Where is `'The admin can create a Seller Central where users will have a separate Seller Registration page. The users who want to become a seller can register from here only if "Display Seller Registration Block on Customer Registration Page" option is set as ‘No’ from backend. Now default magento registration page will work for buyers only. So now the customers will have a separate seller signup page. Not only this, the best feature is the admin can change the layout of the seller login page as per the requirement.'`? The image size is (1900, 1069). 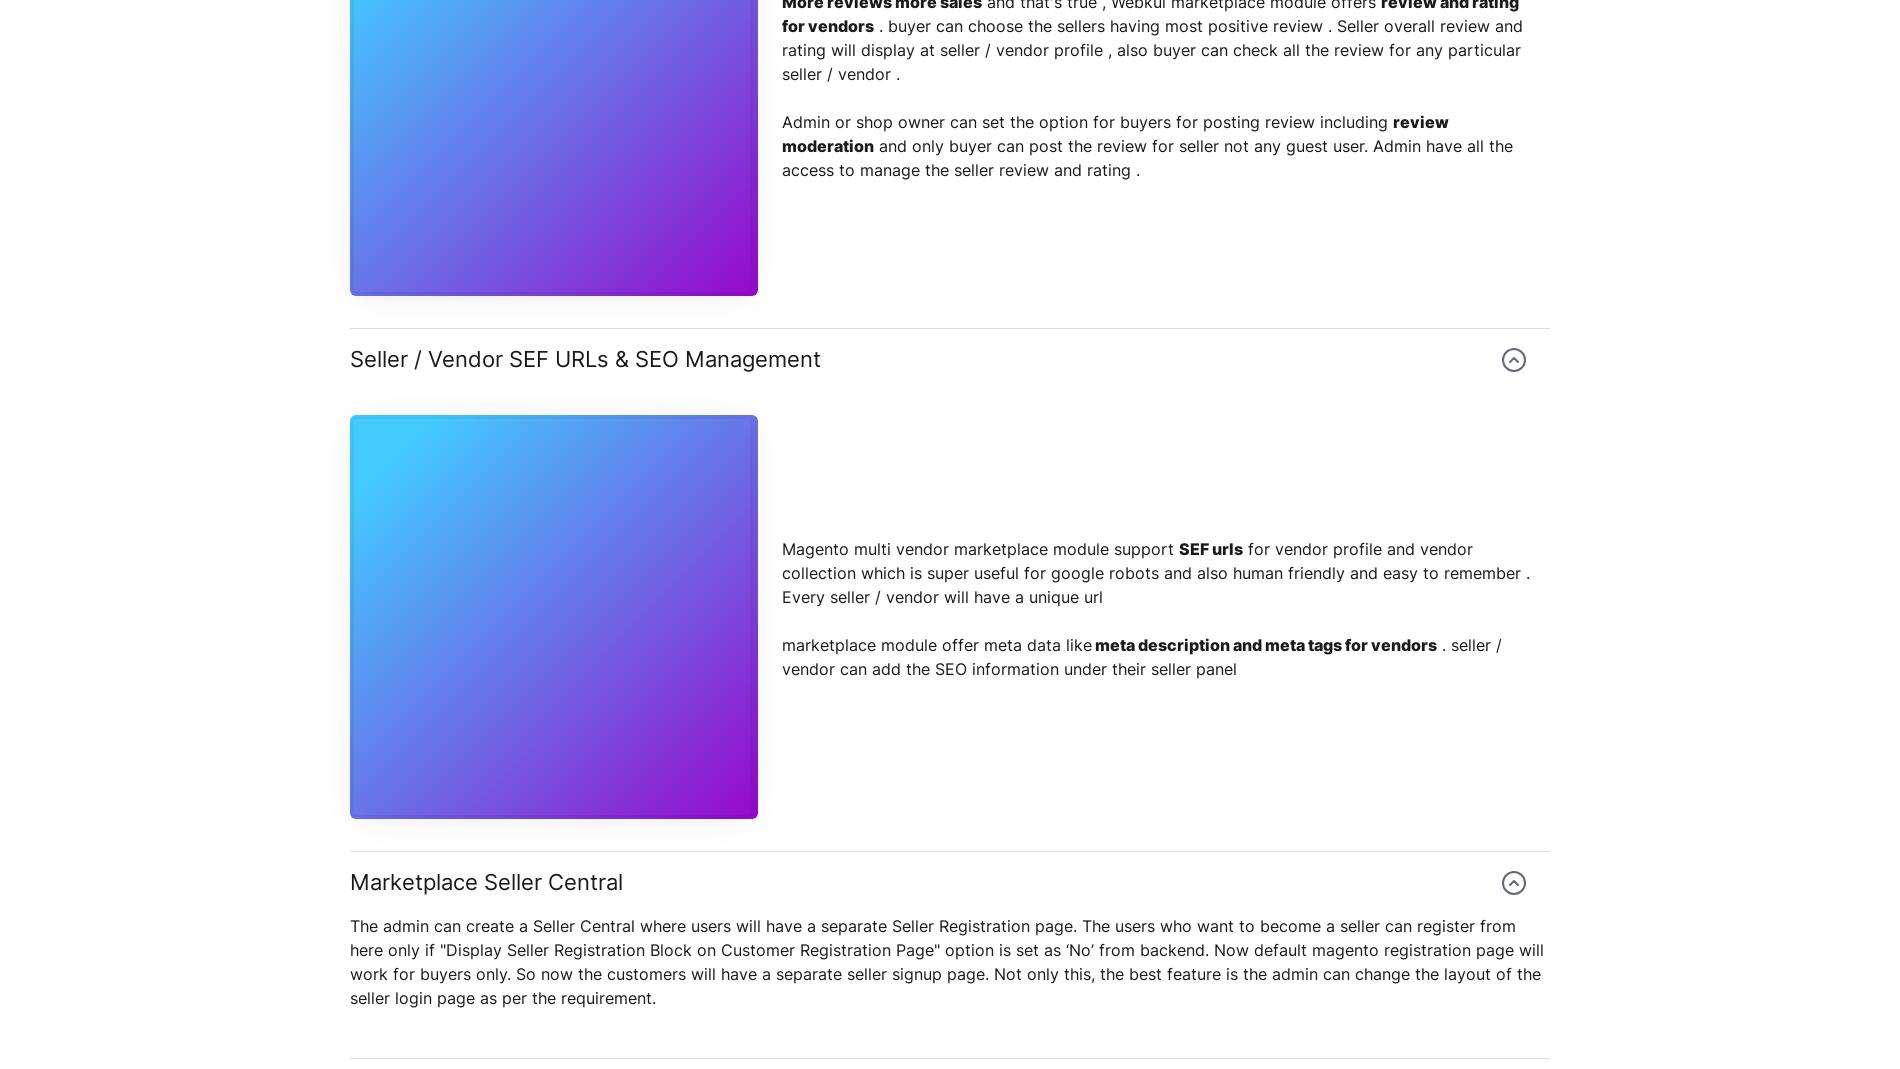 'The admin can create a Seller Central where users will have a separate Seller Registration page. The users who want to become a seller can register from here only if "Display Seller Registration Block on Customer Registration Page" option is set as ‘No’ from backend. Now default magento registration page will work for buyers only. So now the customers will have a separate seller signup page. Not only this, the best feature is the admin can change the layout of the seller login page as per the requirement.' is located at coordinates (348, 960).